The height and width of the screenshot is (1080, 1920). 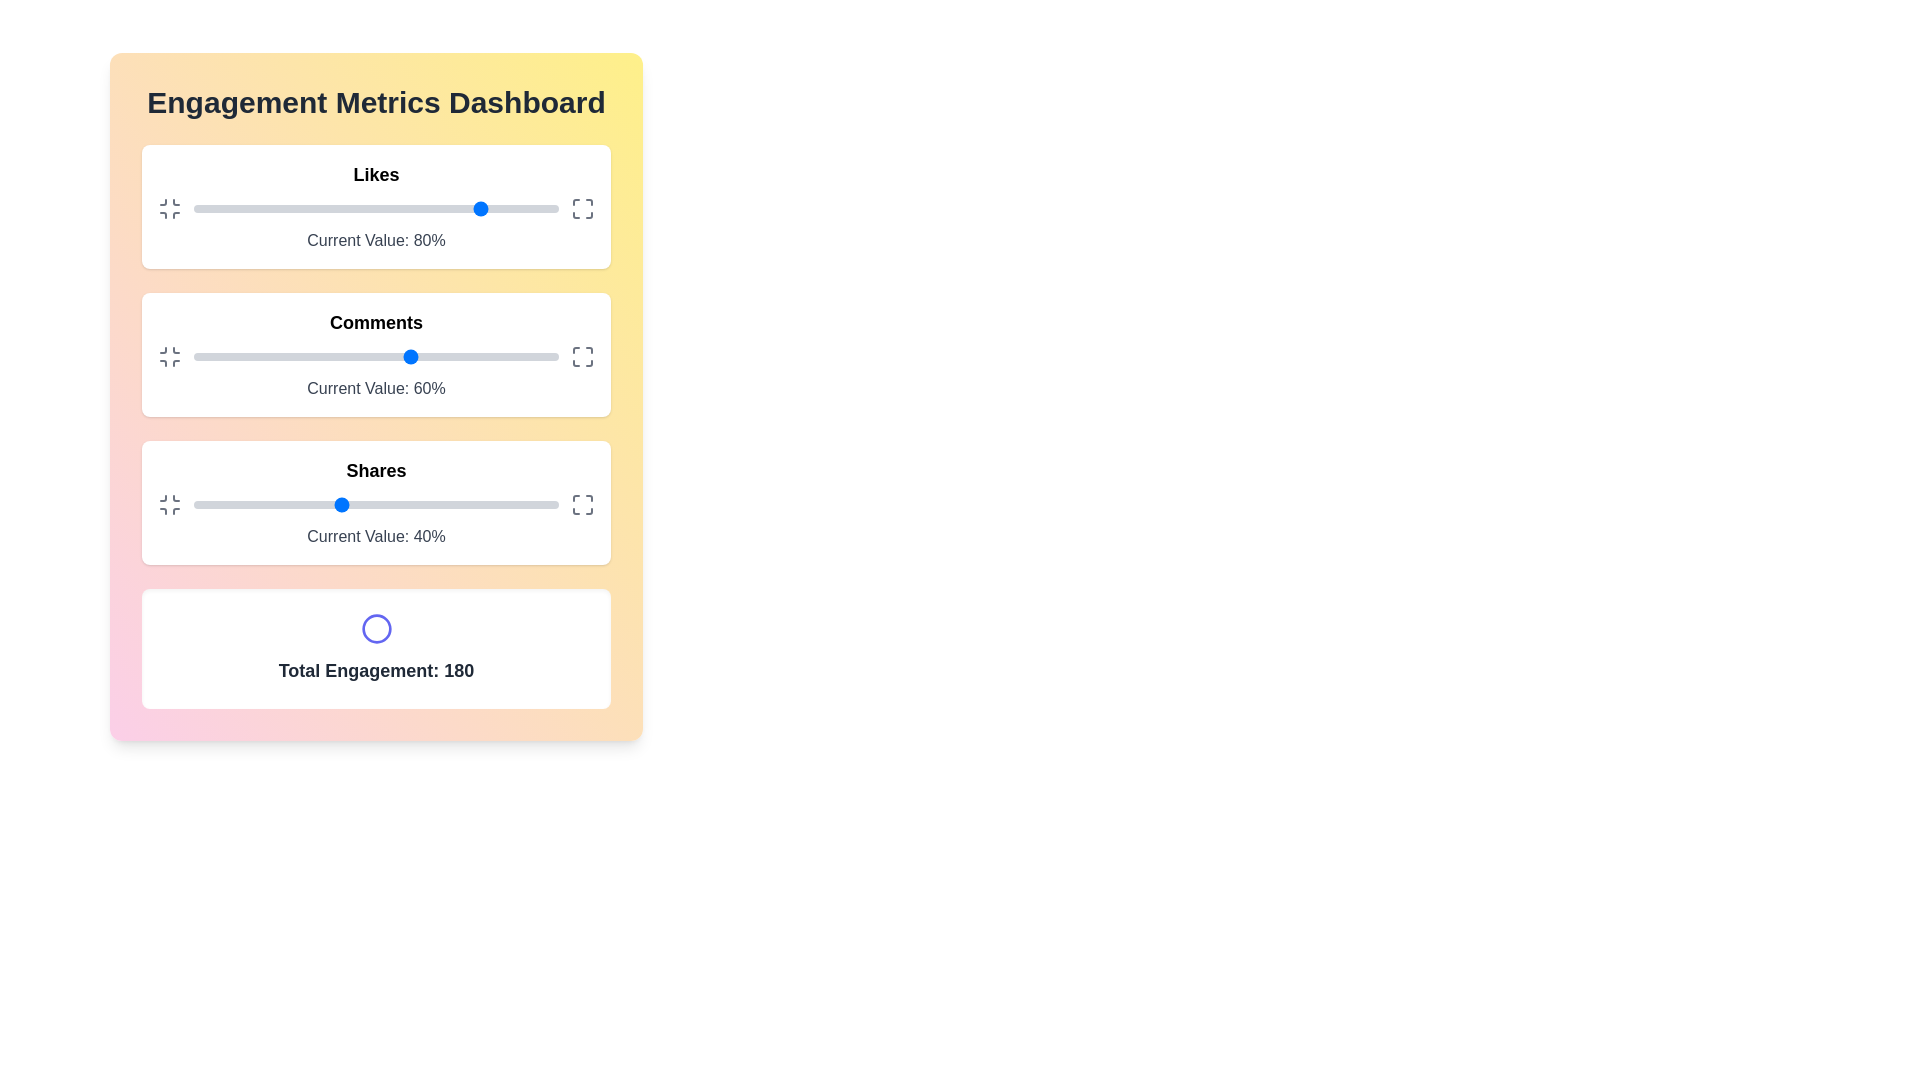 What do you see at coordinates (287, 504) in the screenshot?
I see `the shares value` at bounding box center [287, 504].